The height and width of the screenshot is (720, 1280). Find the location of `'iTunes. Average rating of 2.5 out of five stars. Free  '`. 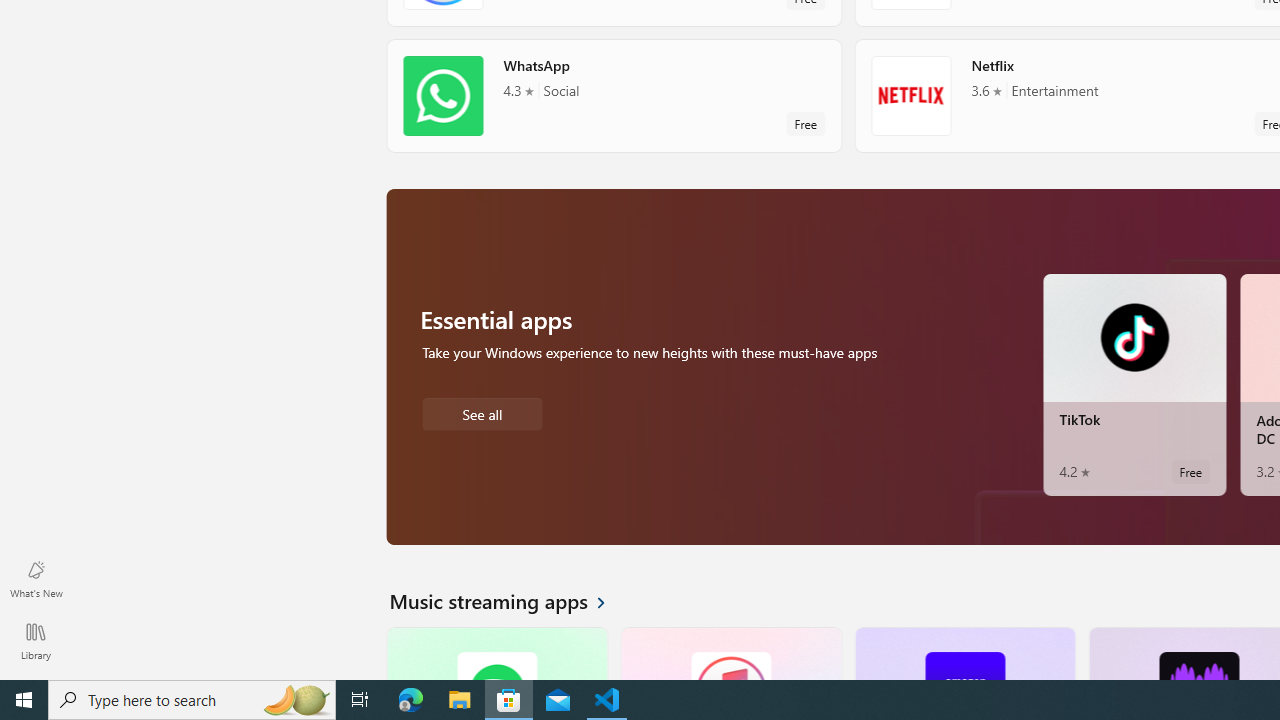

'iTunes. Average rating of 2.5 out of five stars. Free  ' is located at coordinates (729, 653).